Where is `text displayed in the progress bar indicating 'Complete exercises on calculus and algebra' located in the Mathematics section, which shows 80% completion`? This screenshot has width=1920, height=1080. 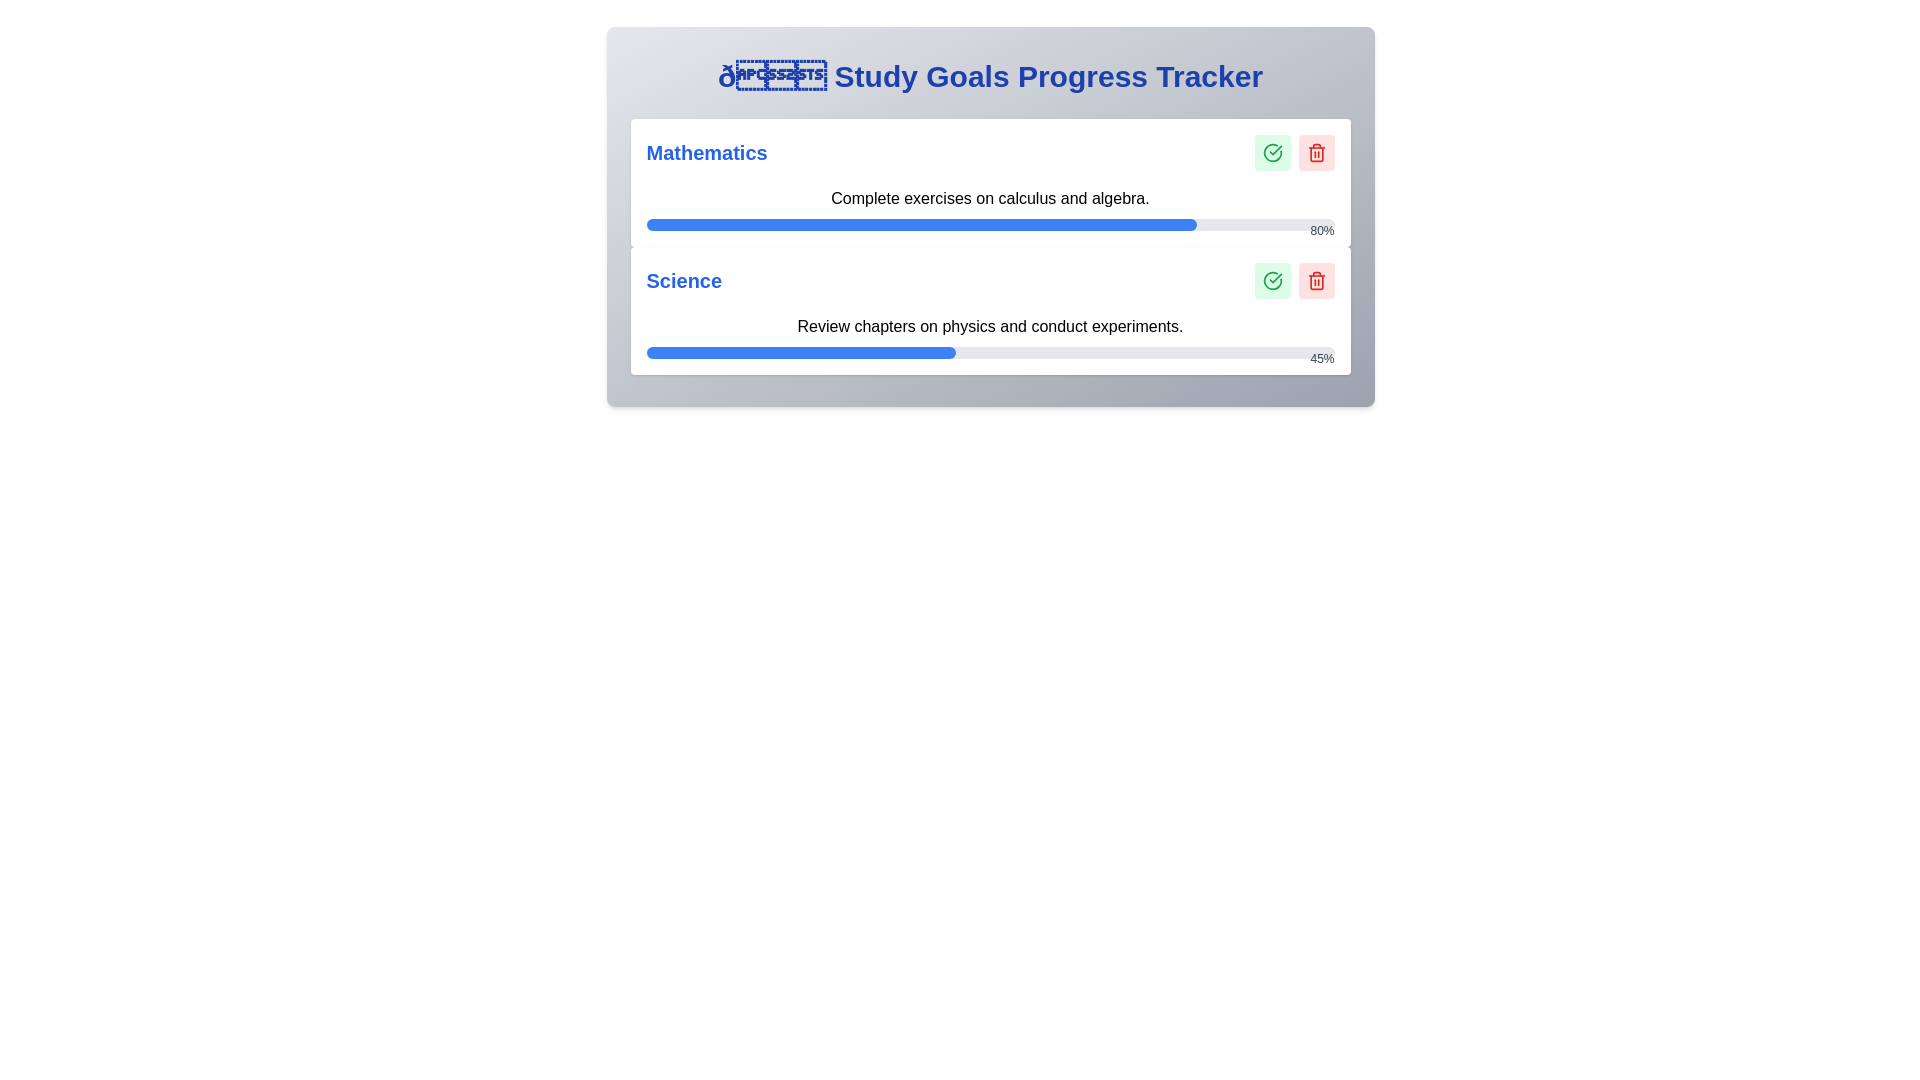
text displayed in the progress bar indicating 'Complete exercises on calculus and algebra' located in the Mathematics section, which shows 80% completion is located at coordinates (990, 208).